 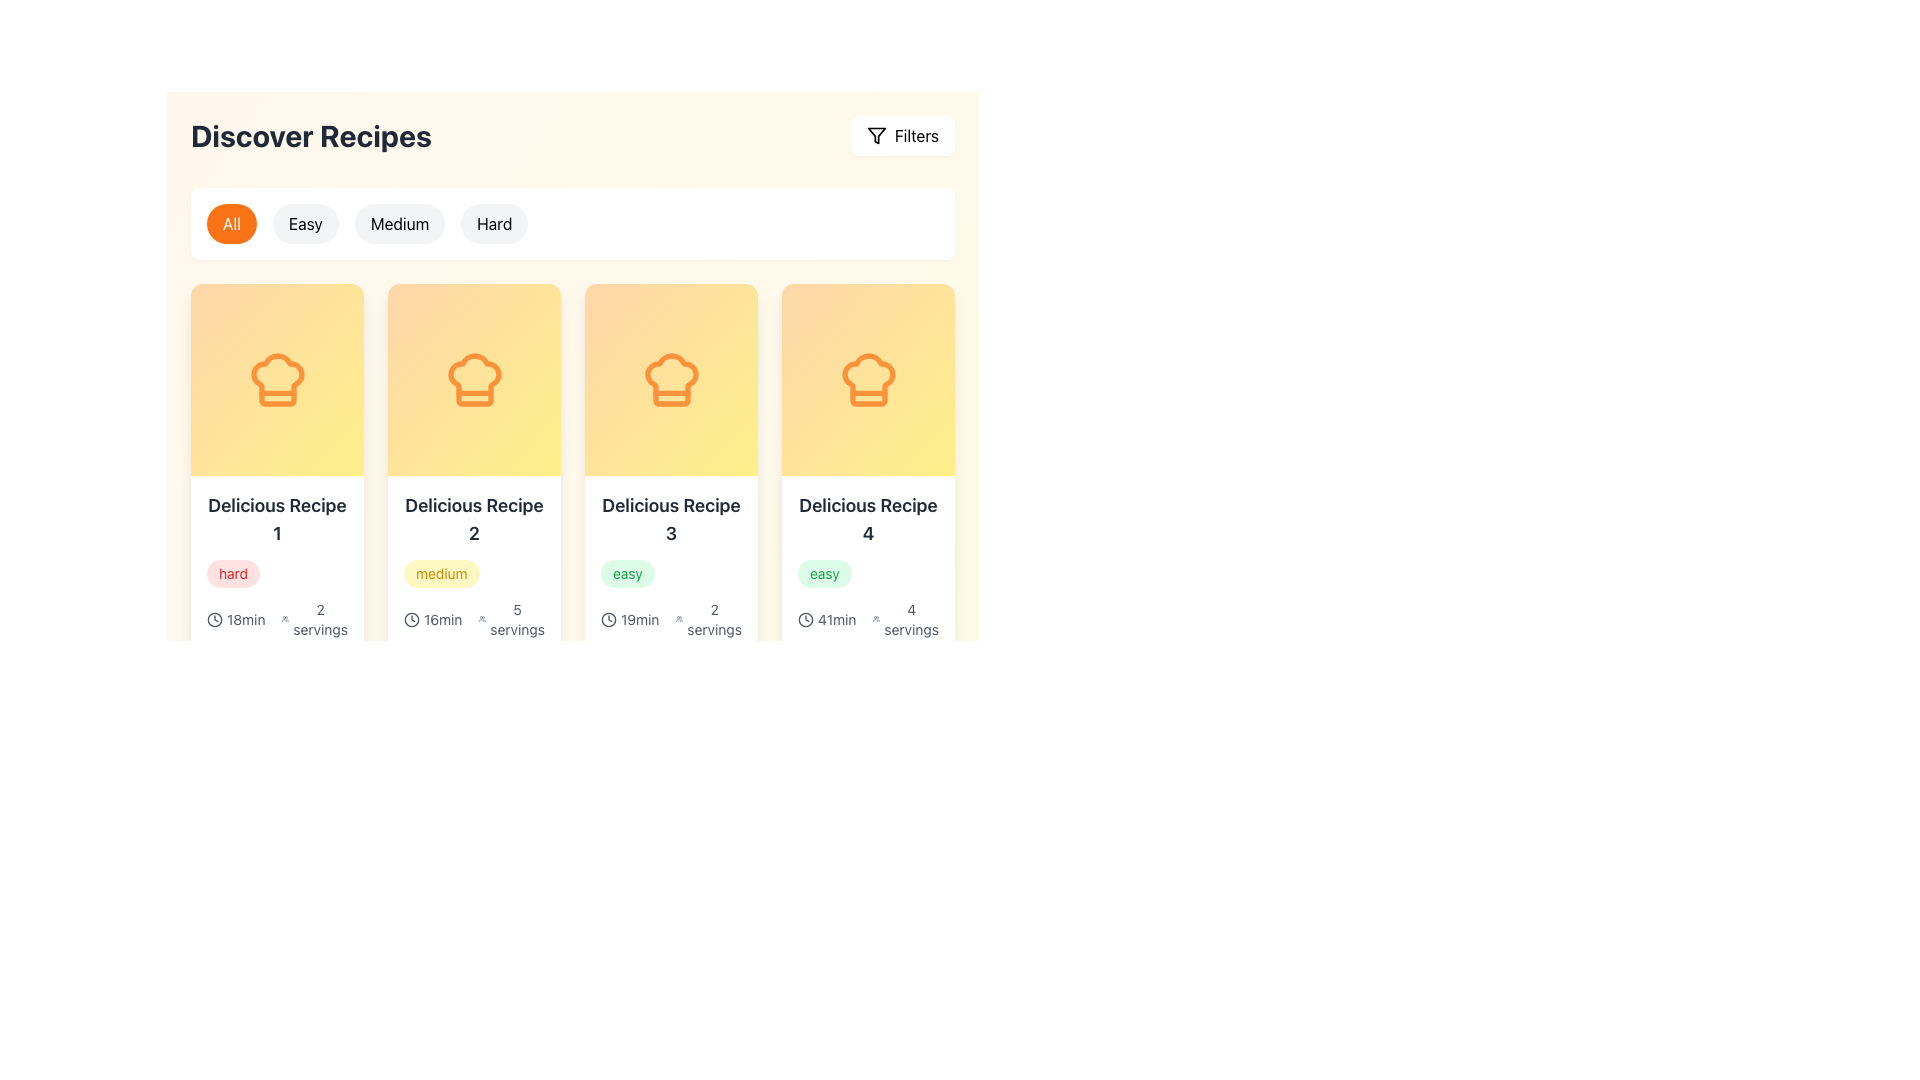 What do you see at coordinates (440, 574) in the screenshot?
I see `text 'medium' displayed on the horizontally oval yellow label located below the title 'Delicious Recipe 2'` at bounding box center [440, 574].